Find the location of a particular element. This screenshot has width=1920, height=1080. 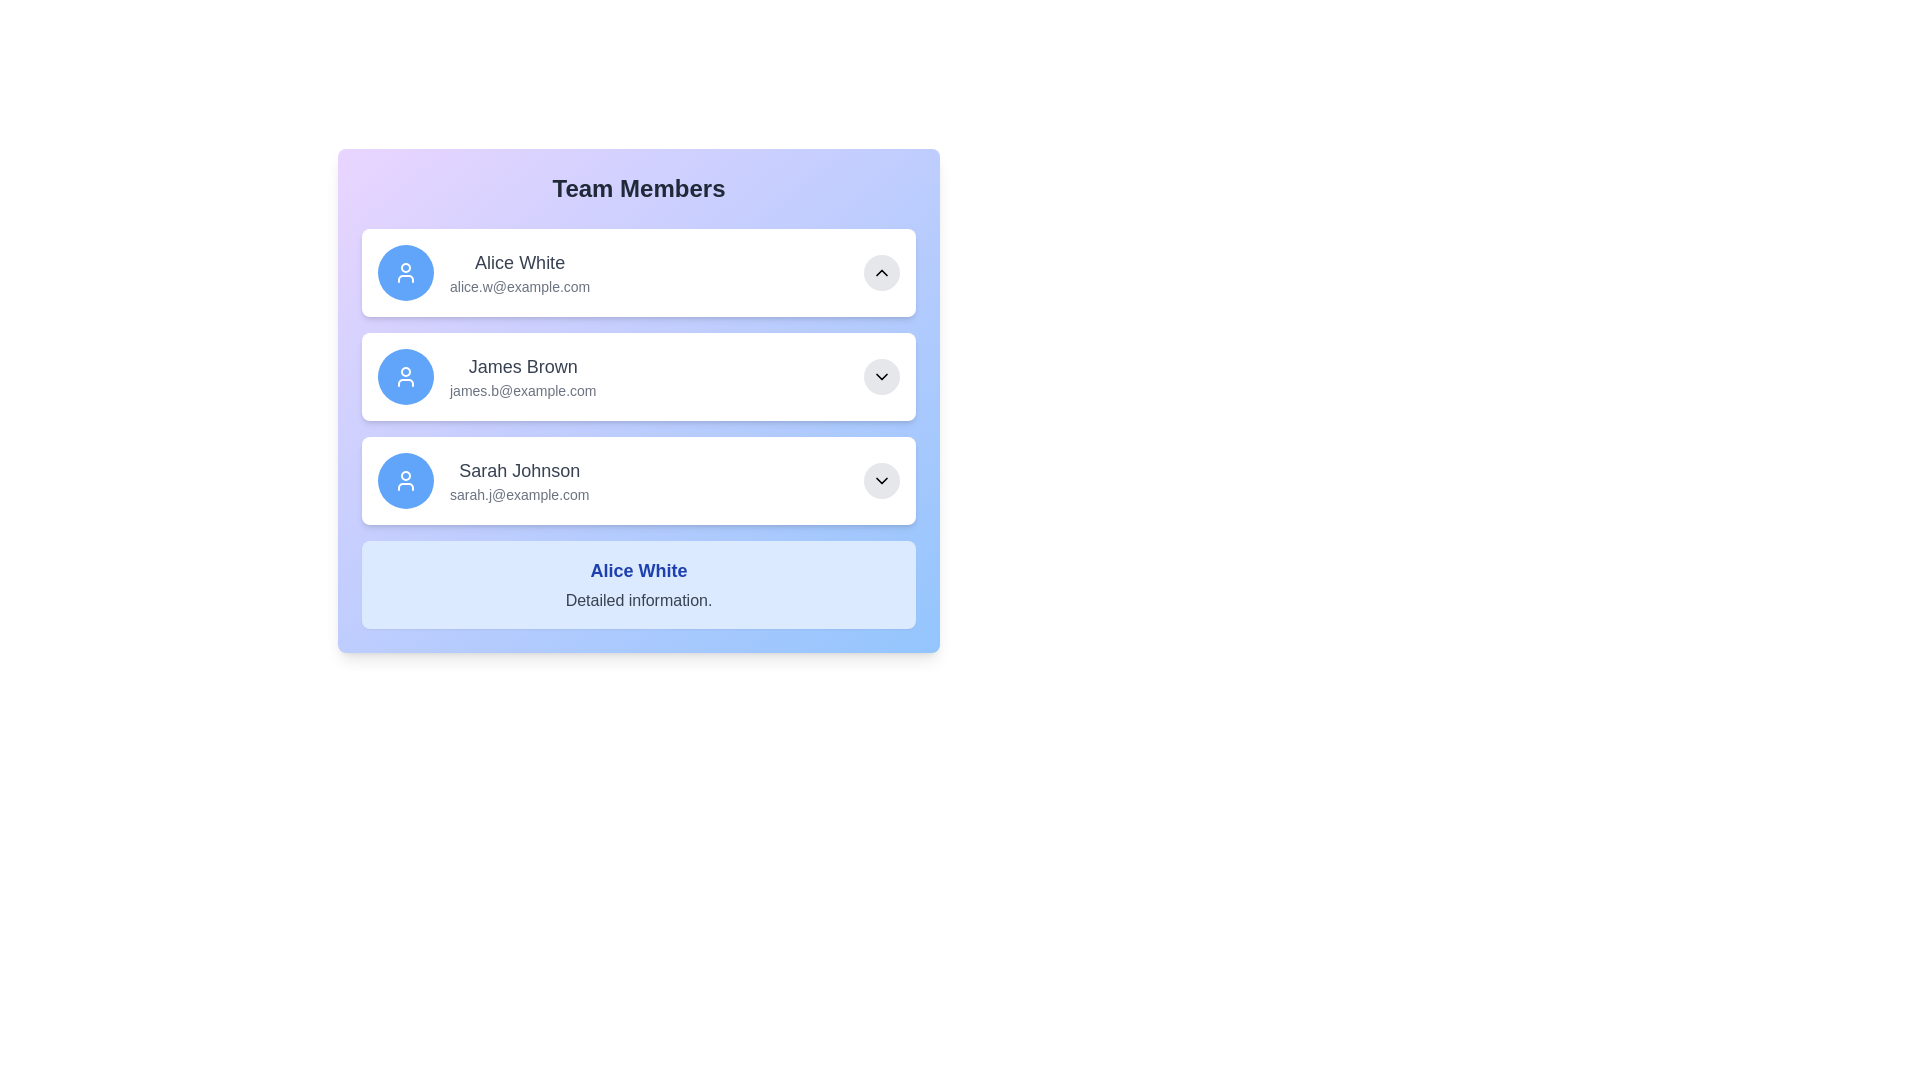

the user profile icon representing 'James Brown', which is positioned to the left of the text 'James Brown' and 'james.b@example.com' is located at coordinates (405, 377).